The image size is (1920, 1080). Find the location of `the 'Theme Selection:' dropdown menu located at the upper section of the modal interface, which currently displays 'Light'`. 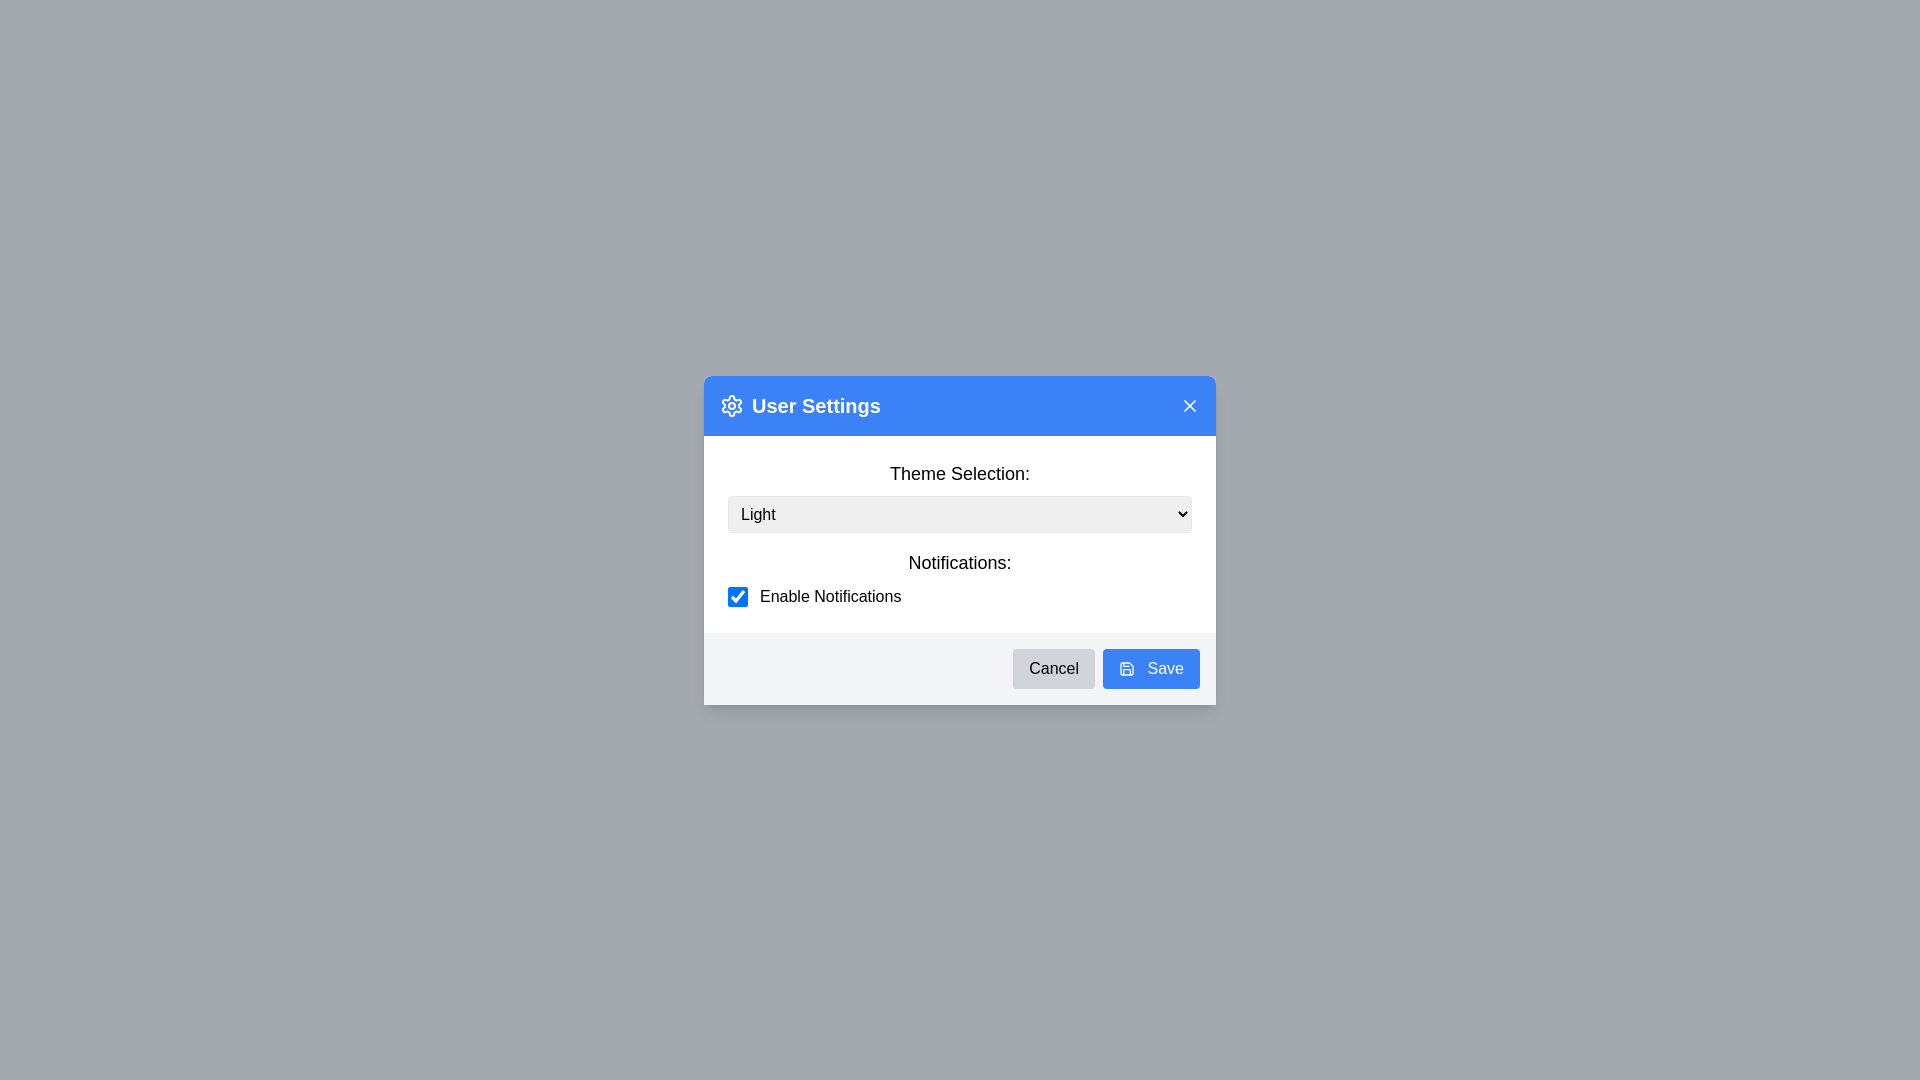

the 'Theme Selection:' dropdown menu located at the upper section of the modal interface, which currently displays 'Light' is located at coordinates (960, 495).